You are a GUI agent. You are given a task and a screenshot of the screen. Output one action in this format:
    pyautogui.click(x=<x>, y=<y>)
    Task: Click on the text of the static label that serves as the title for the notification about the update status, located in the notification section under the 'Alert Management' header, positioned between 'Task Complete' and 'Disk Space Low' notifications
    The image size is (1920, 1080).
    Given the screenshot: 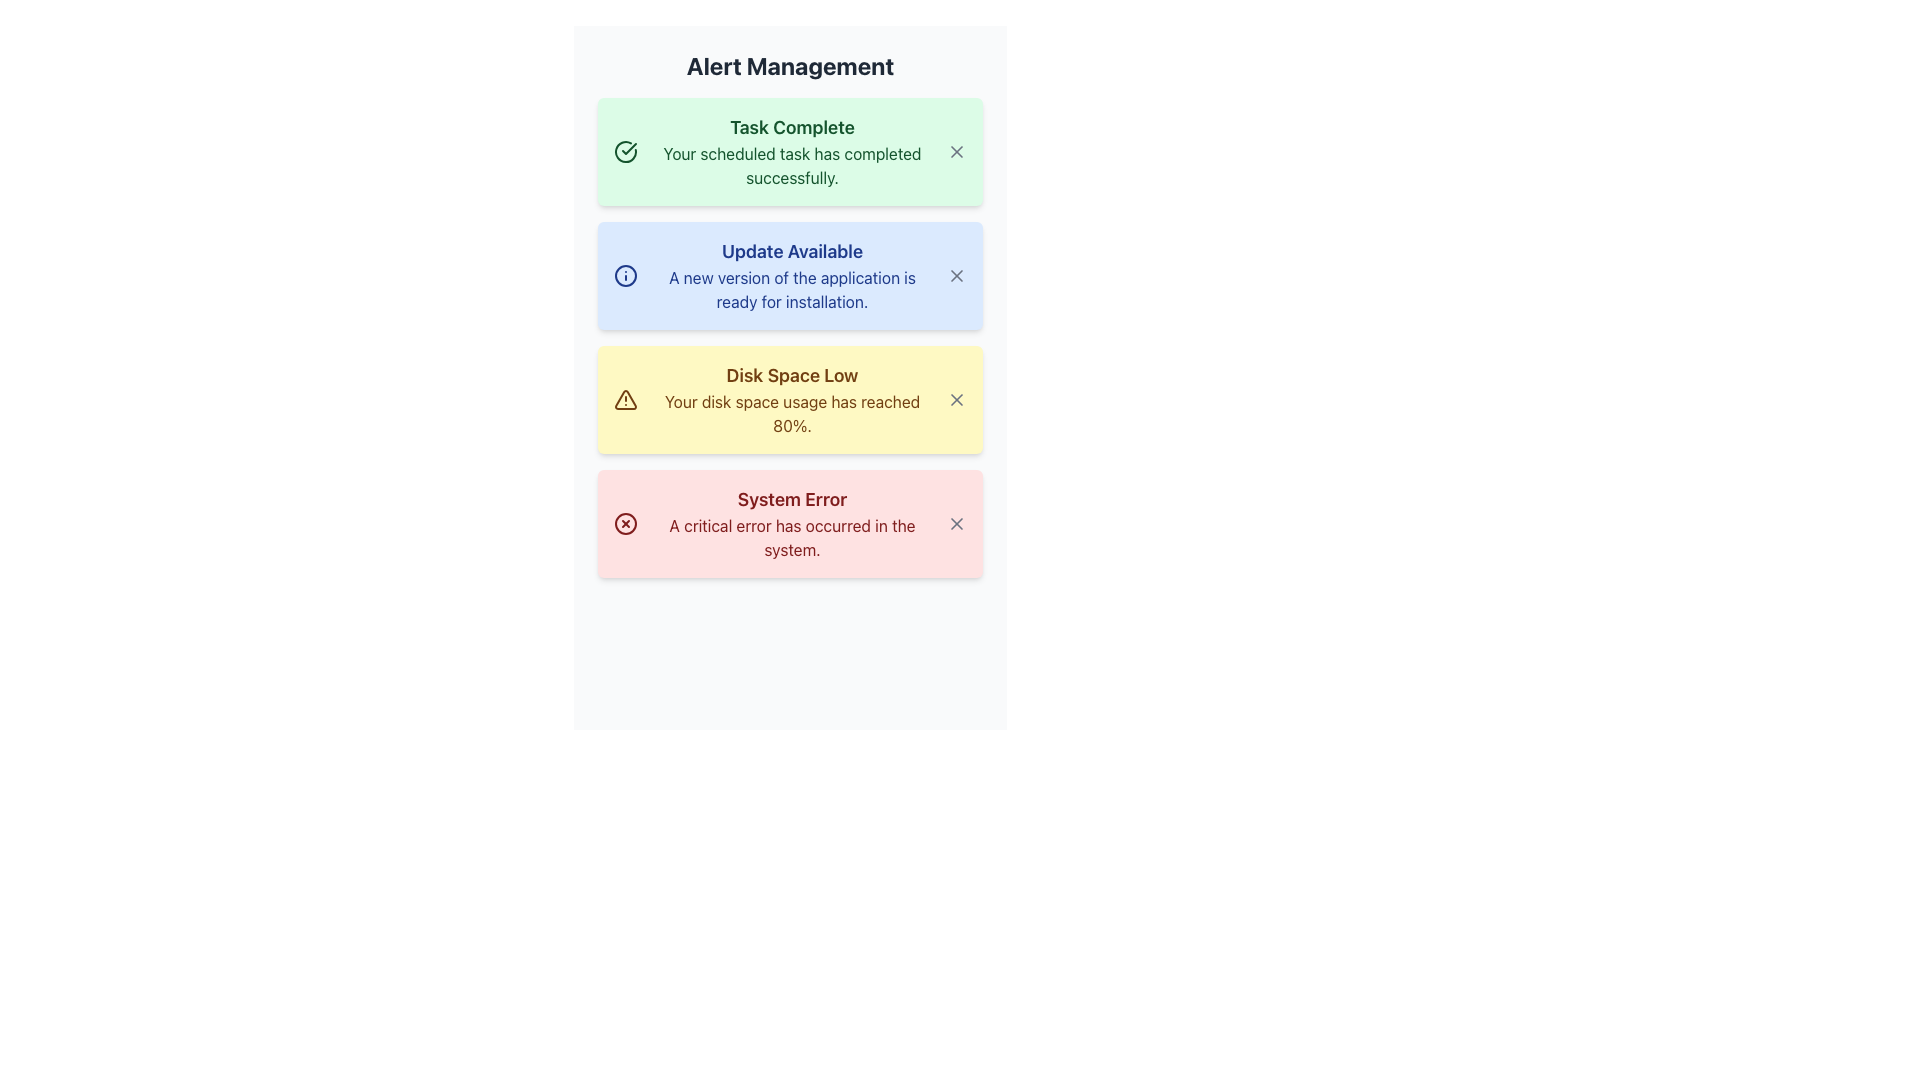 What is the action you would take?
    pyautogui.click(x=791, y=250)
    